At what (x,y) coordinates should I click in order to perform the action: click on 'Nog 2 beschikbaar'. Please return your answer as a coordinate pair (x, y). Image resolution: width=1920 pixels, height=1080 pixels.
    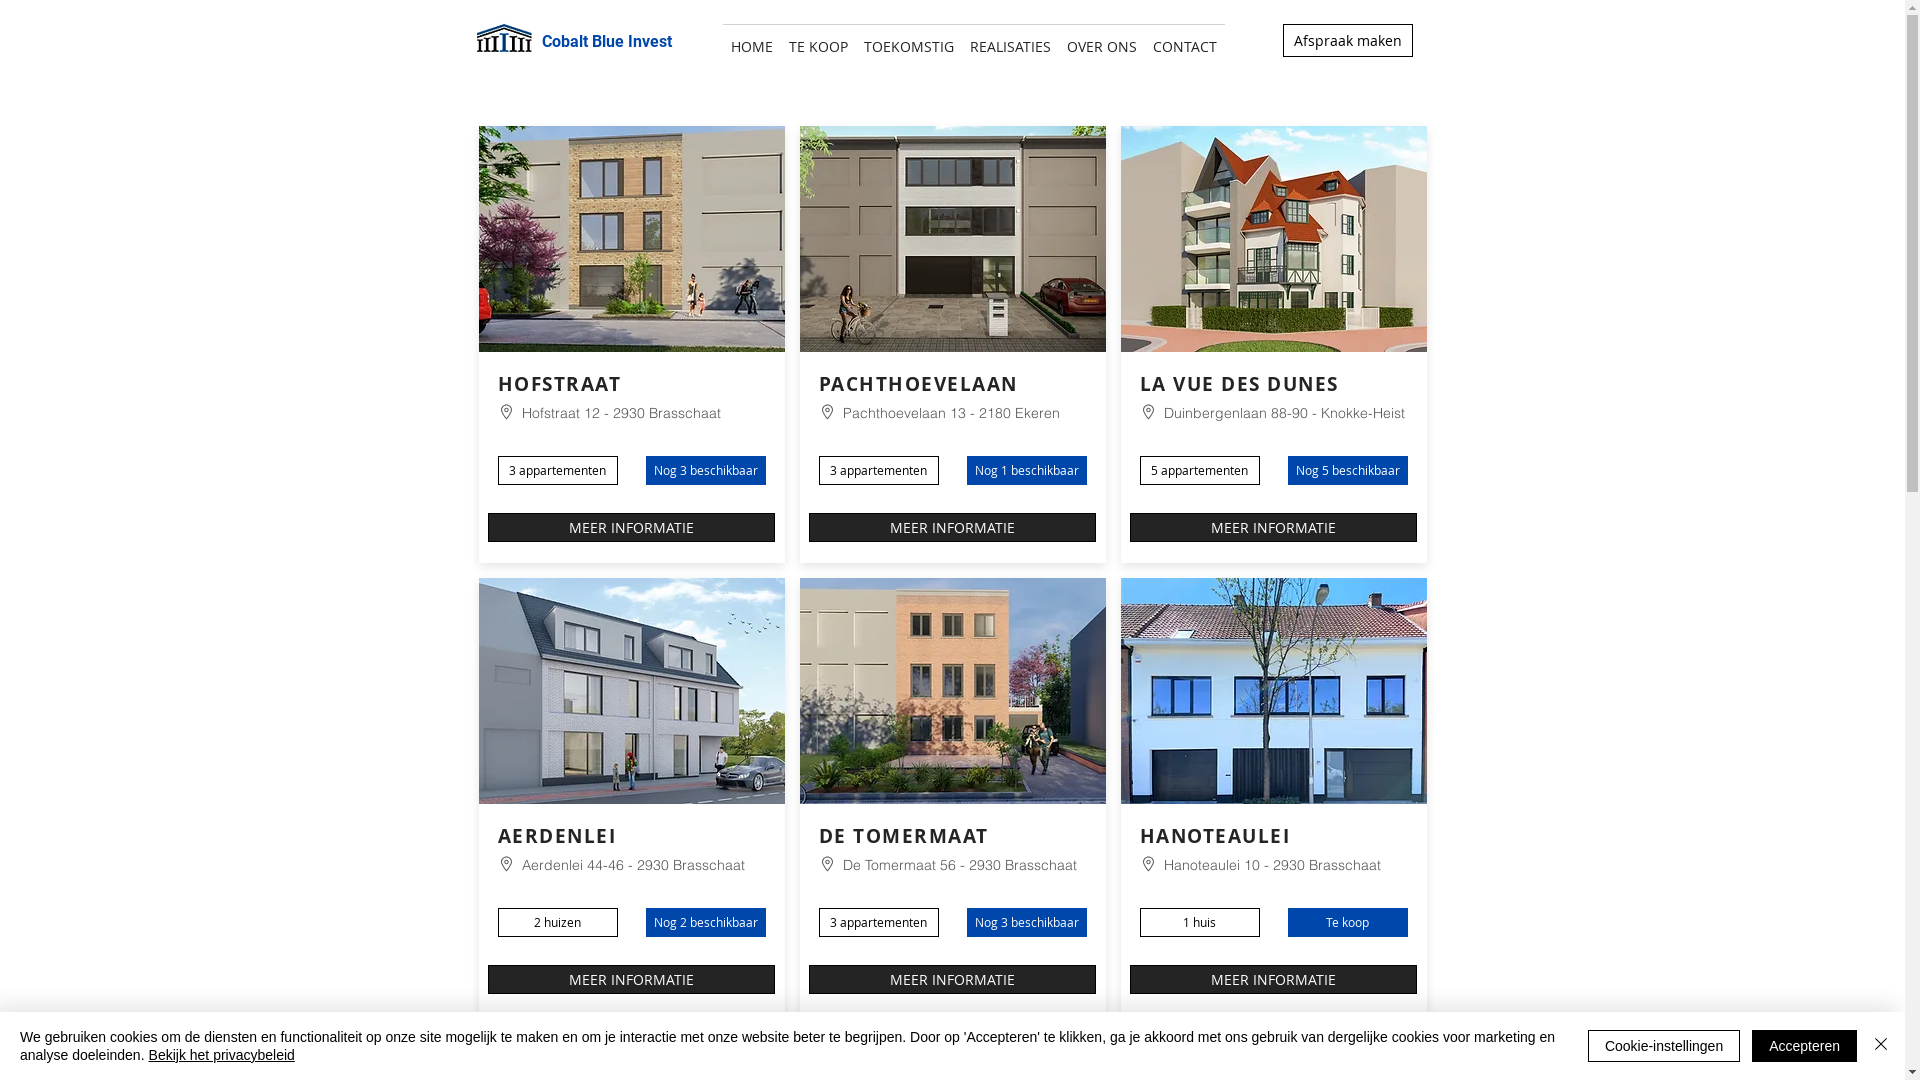
    Looking at the image, I should click on (705, 922).